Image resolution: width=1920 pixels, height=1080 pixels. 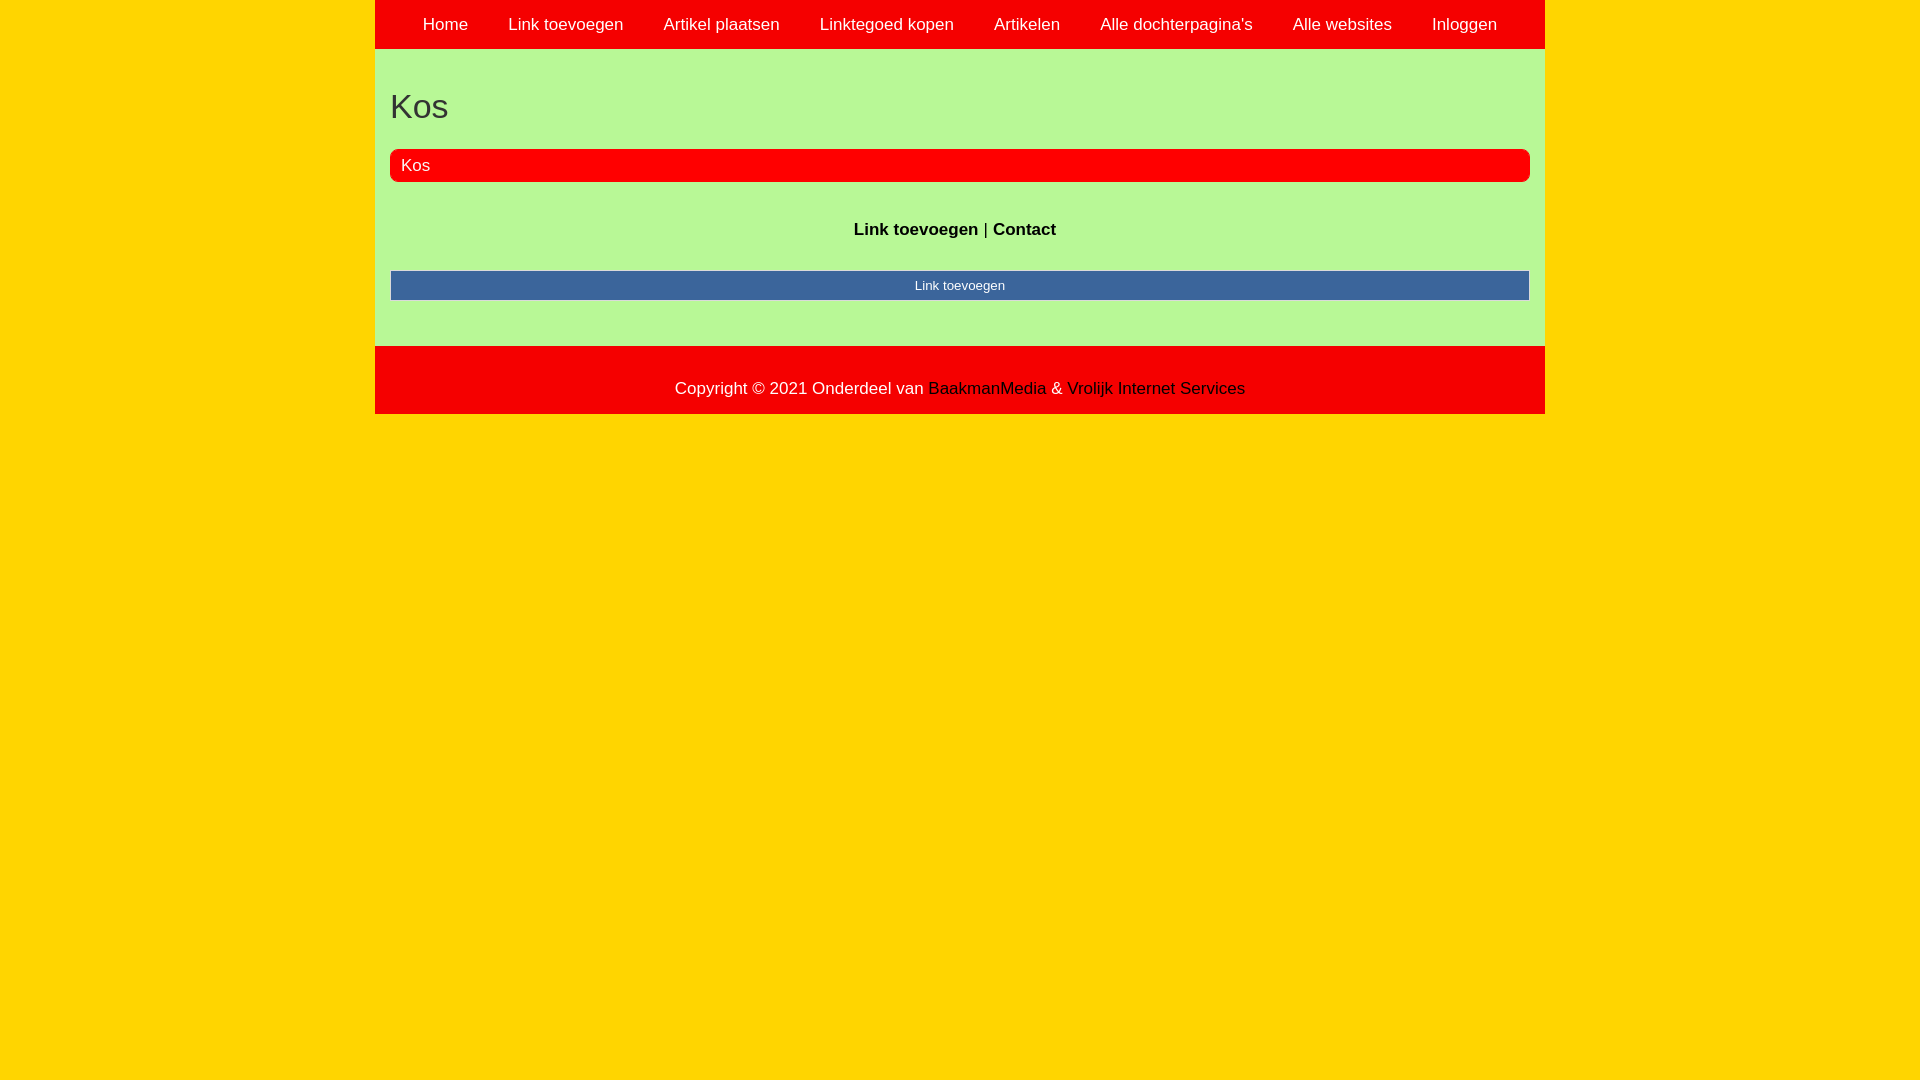 I want to click on 'BaakmanMedia', so click(x=987, y=388).